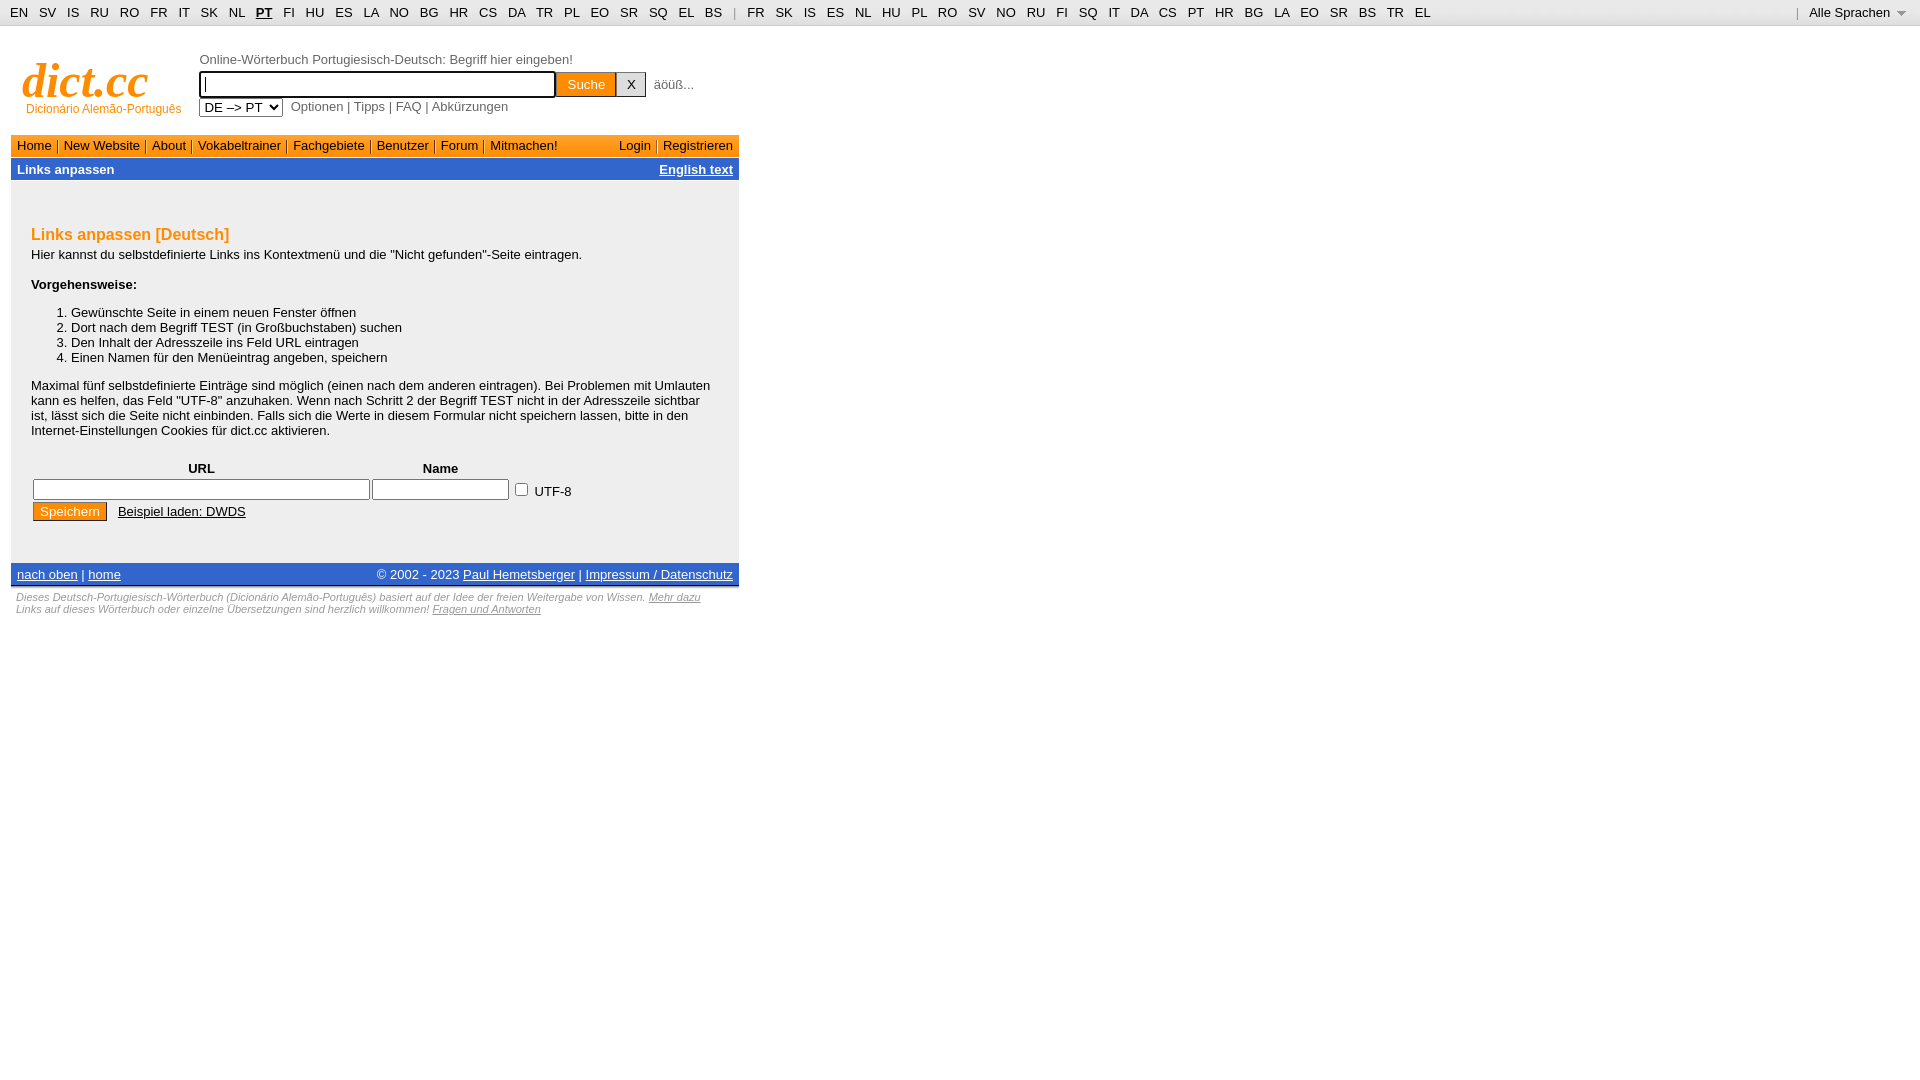 This screenshot has width=1920, height=1080. Describe the element at coordinates (182, 510) in the screenshot. I see `'Beispiel laden: DWDS'` at that location.